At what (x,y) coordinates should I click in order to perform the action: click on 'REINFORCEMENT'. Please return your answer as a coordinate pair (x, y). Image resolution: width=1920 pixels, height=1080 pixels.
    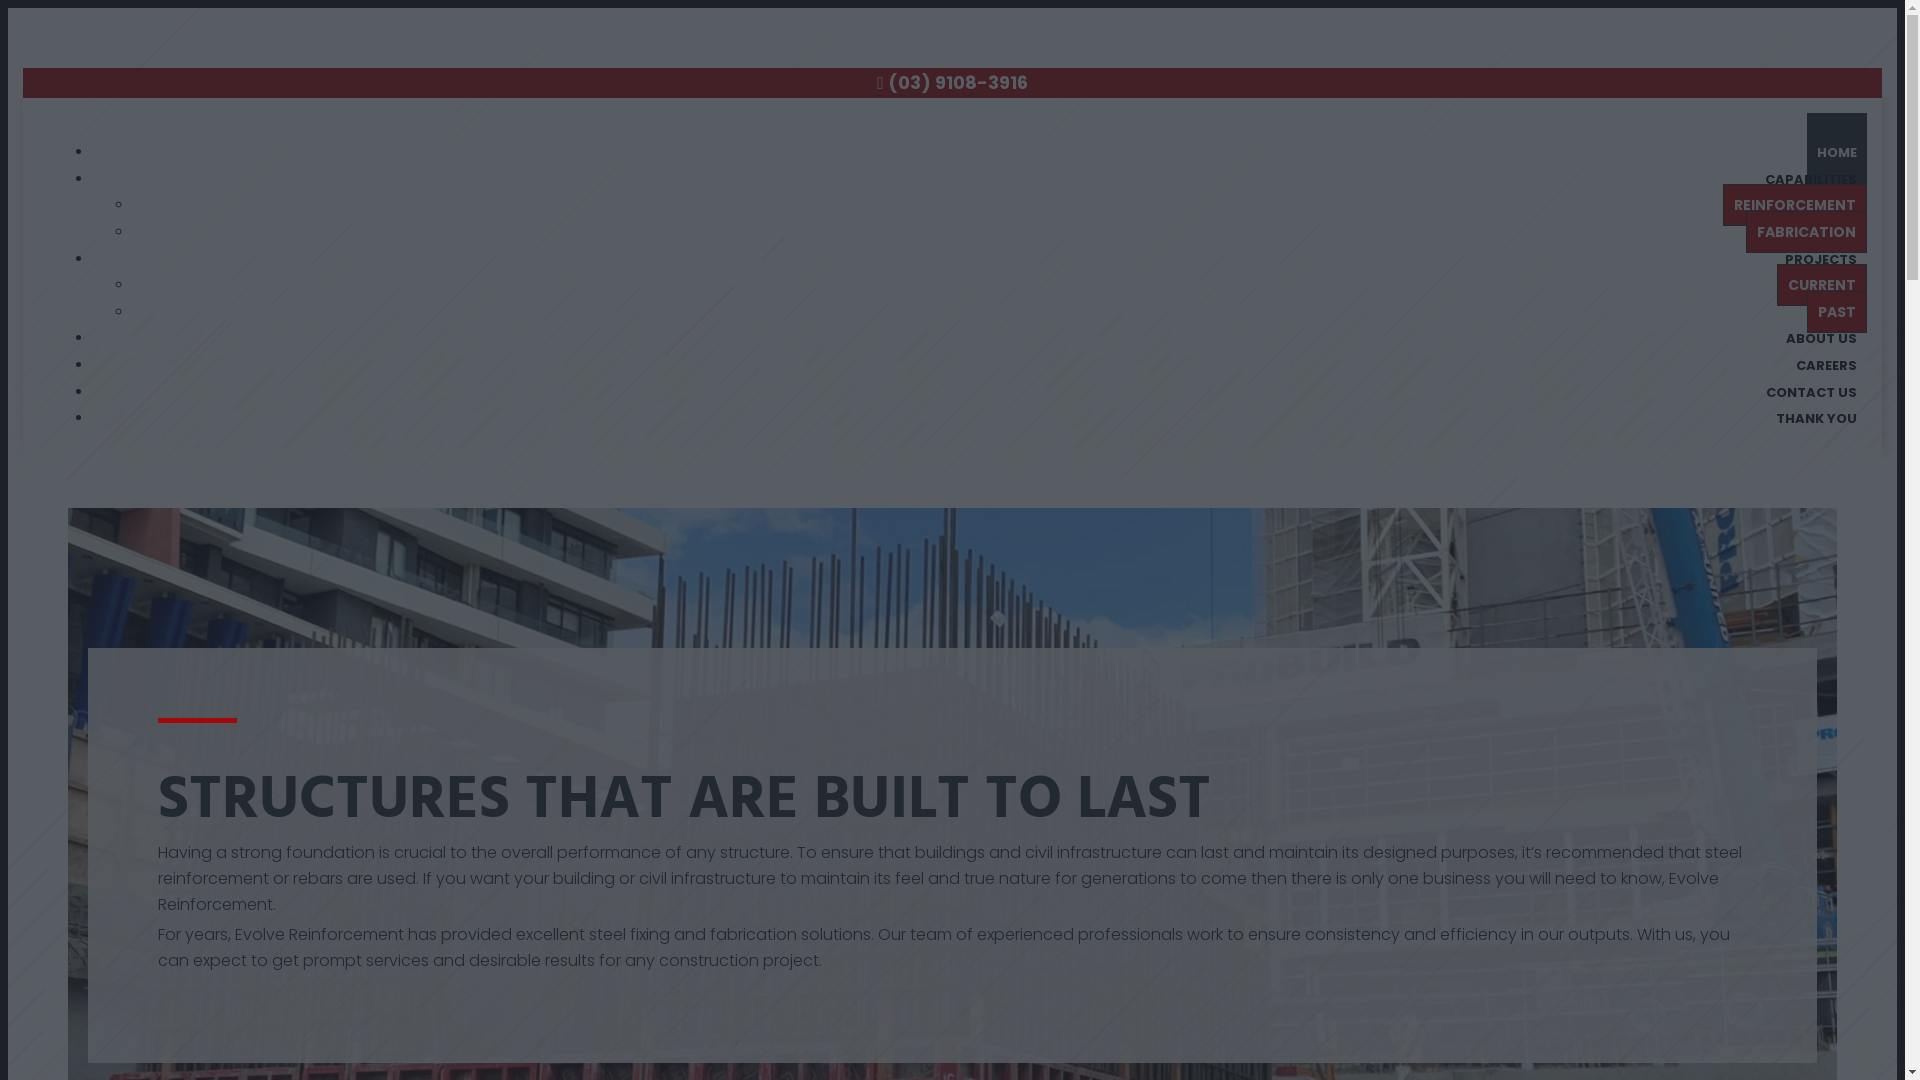
    Looking at the image, I should click on (1795, 204).